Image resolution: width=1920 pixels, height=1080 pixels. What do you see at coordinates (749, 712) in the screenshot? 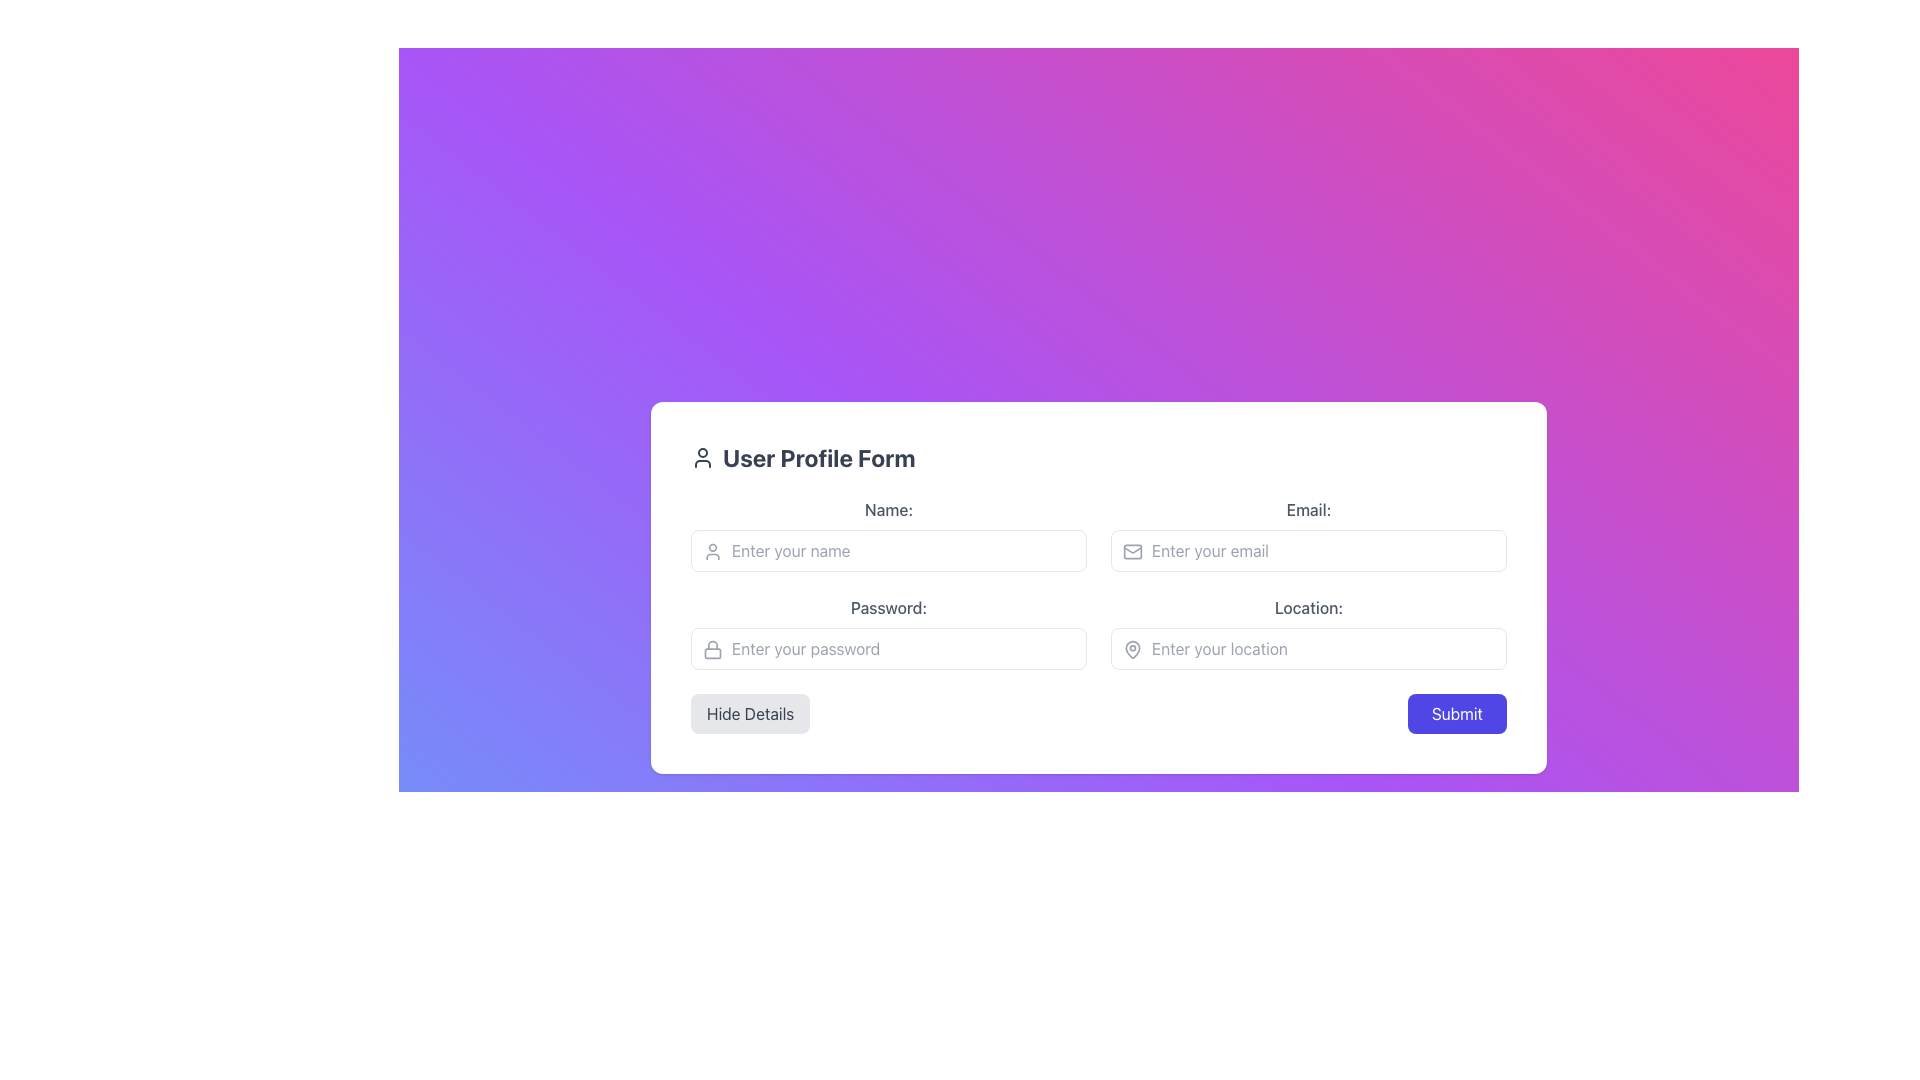
I see `the 'Hide Details' button` at bounding box center [749, 712].